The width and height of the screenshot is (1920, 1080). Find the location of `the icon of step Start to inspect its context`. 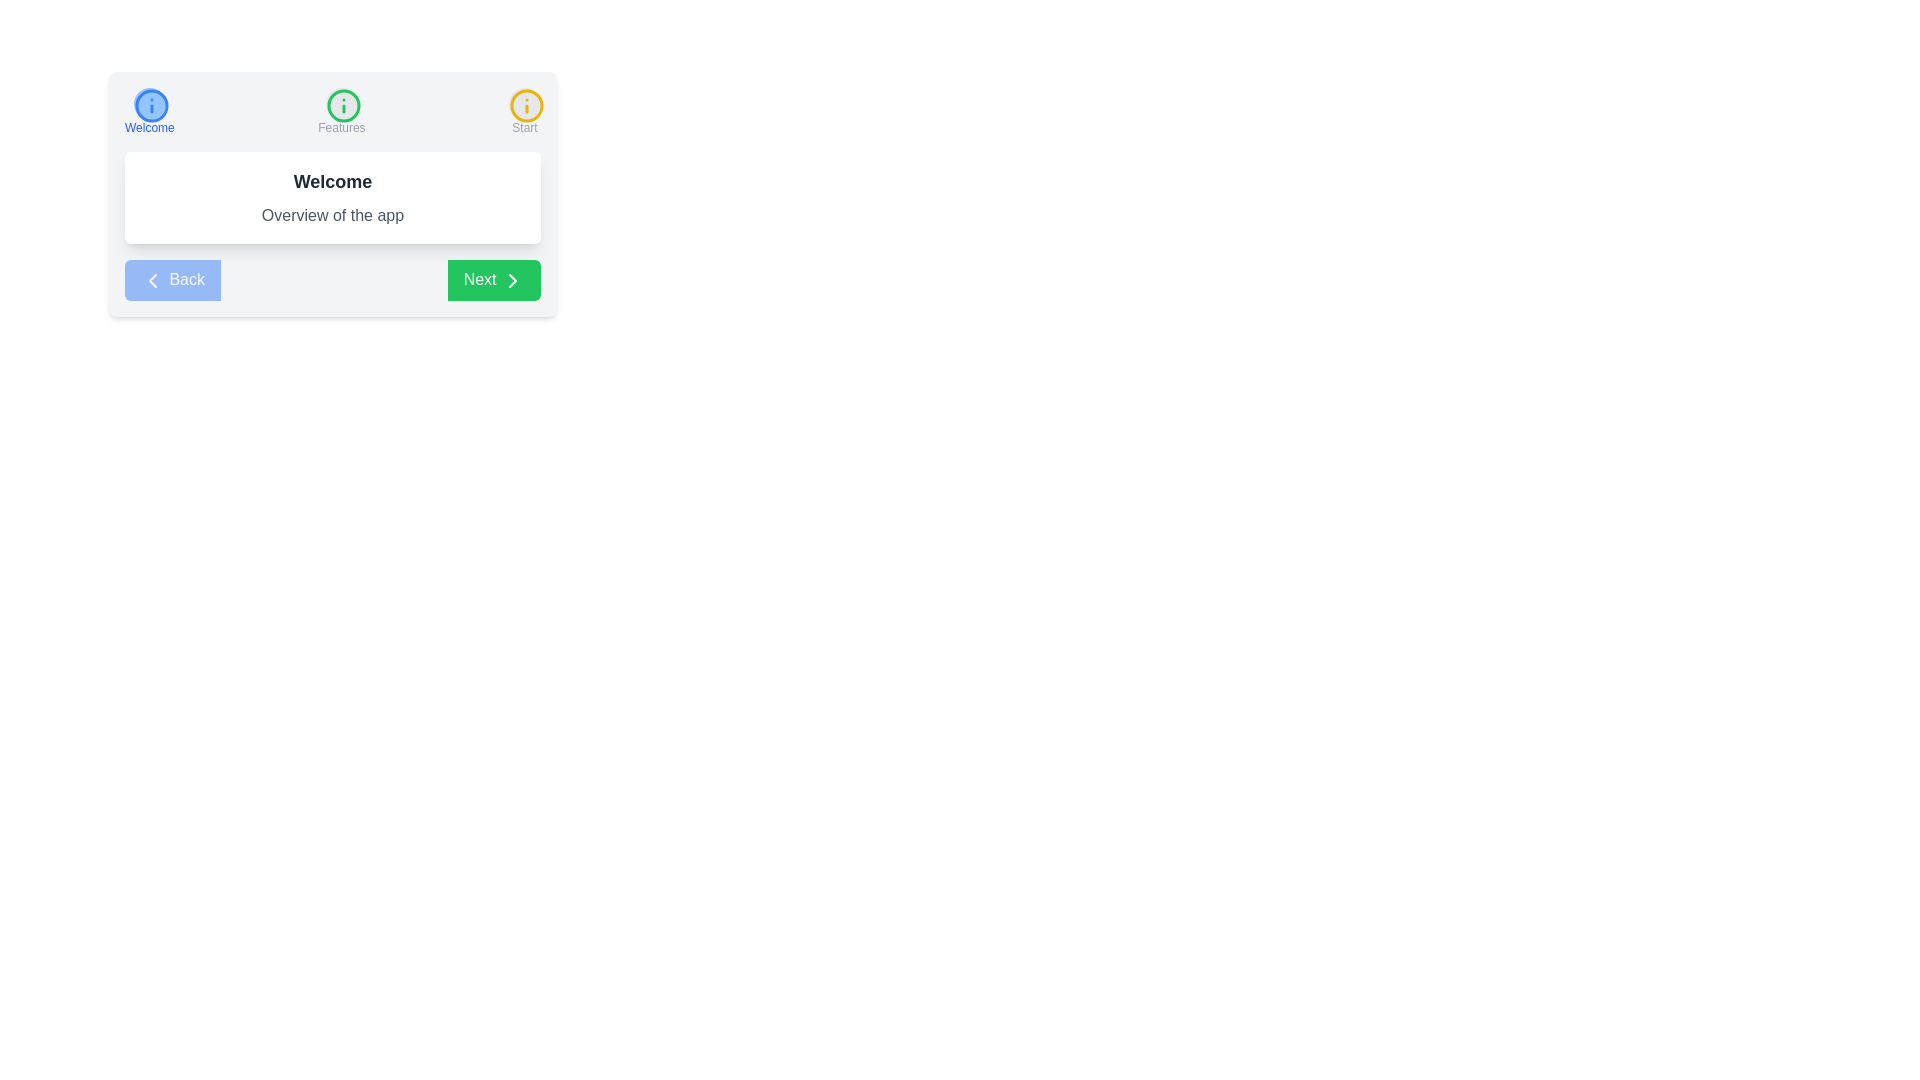

the icon of step Start to inspect its context is located at coordinates (524, 104).